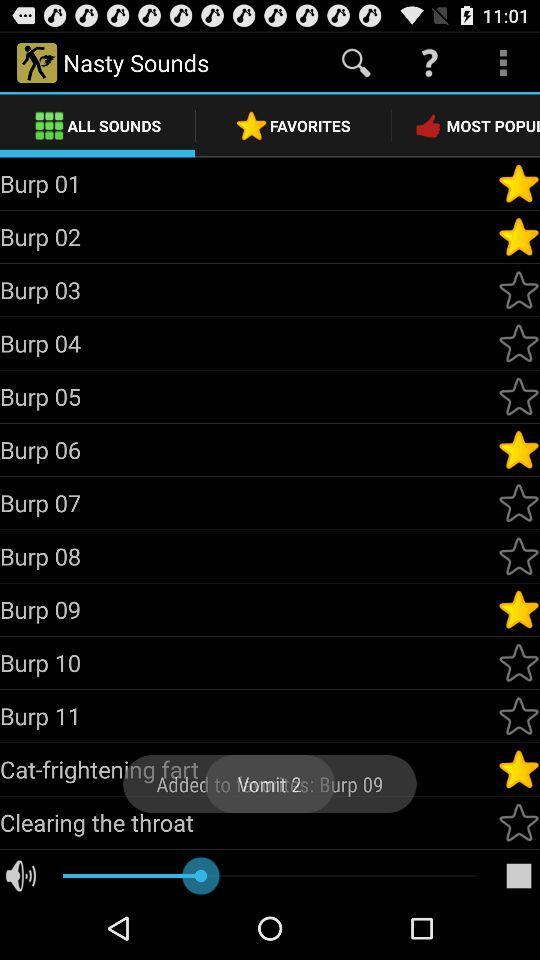 The height and width of the screenshot is (960, 540). I want to click on the icon above most popular app, so click(502, 62).